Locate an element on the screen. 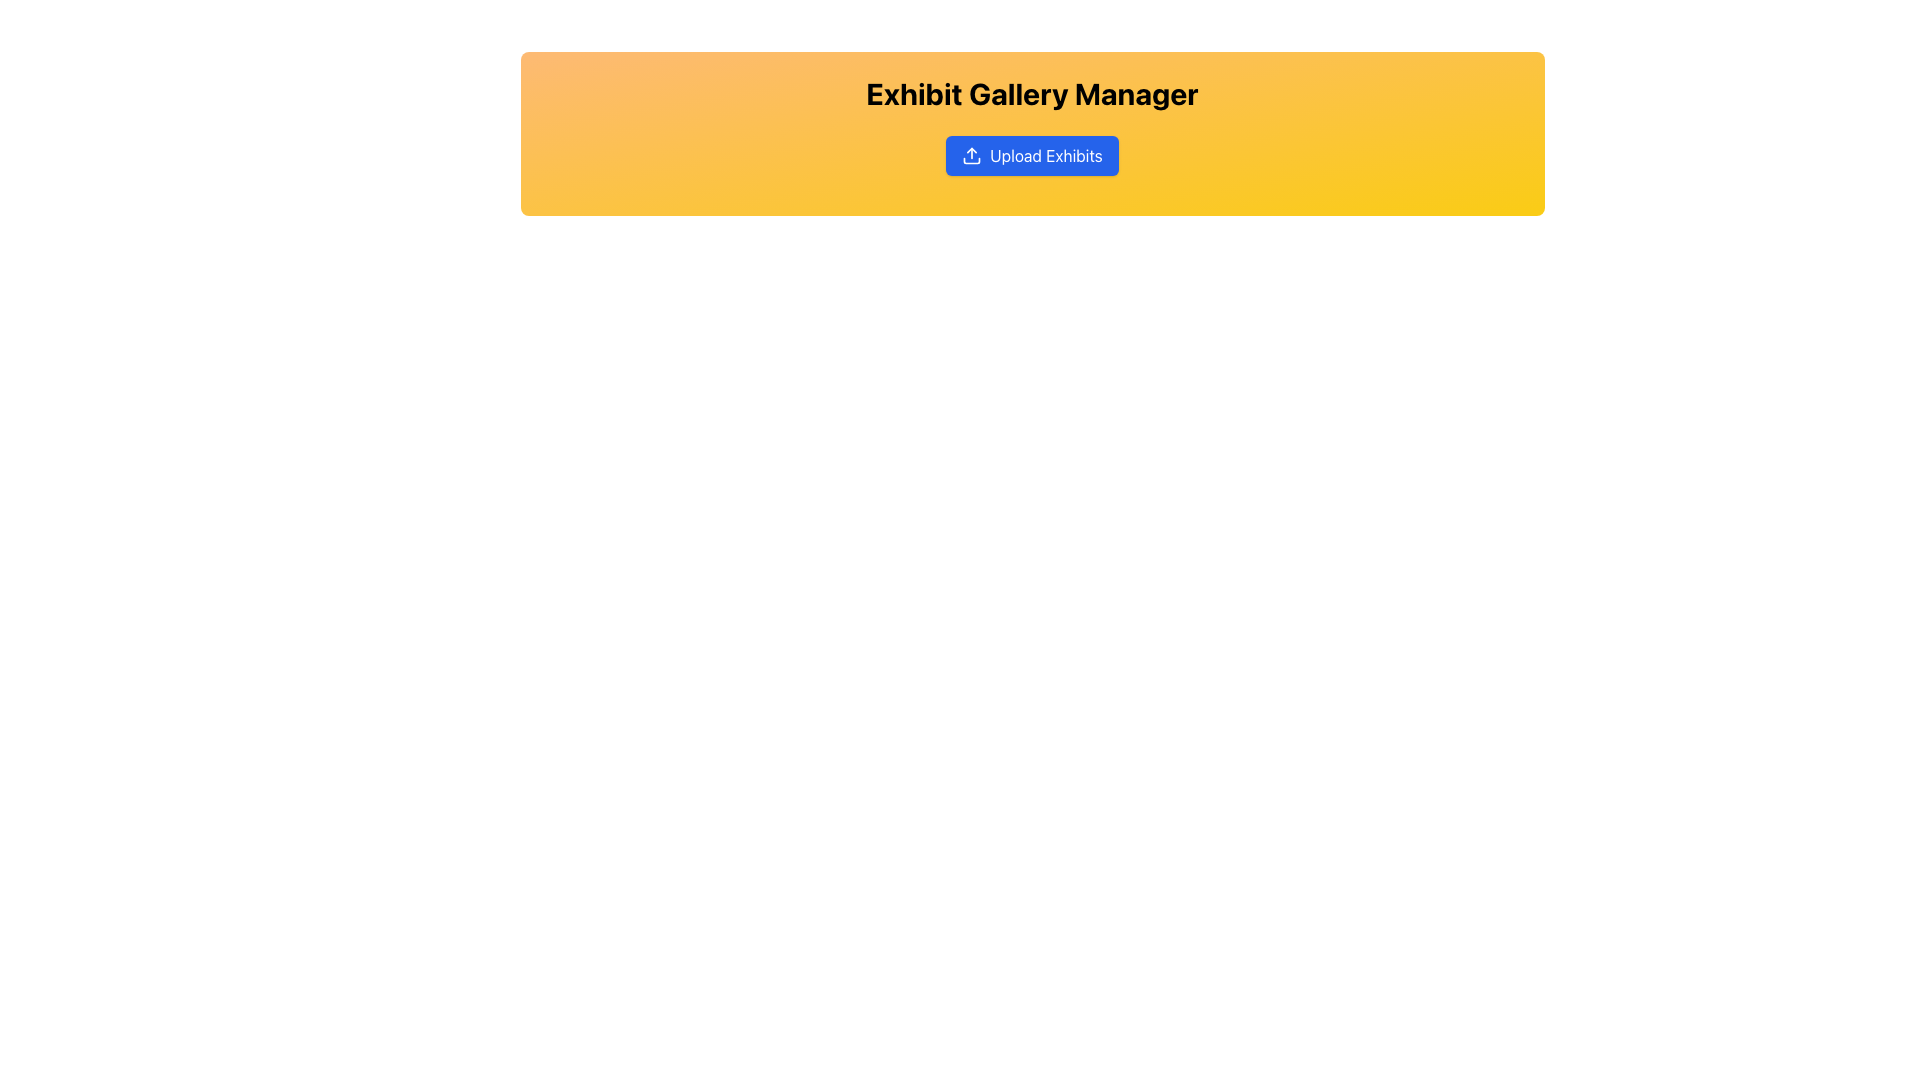 The height and width of the screenshot is (1080, 1920). the Icon indicating the purpose of the 'Upload Exhibits' button, which is located to the left of the text within the blue button under 'Exhibit Gallery Manager' is located at coordinates (972, 154).